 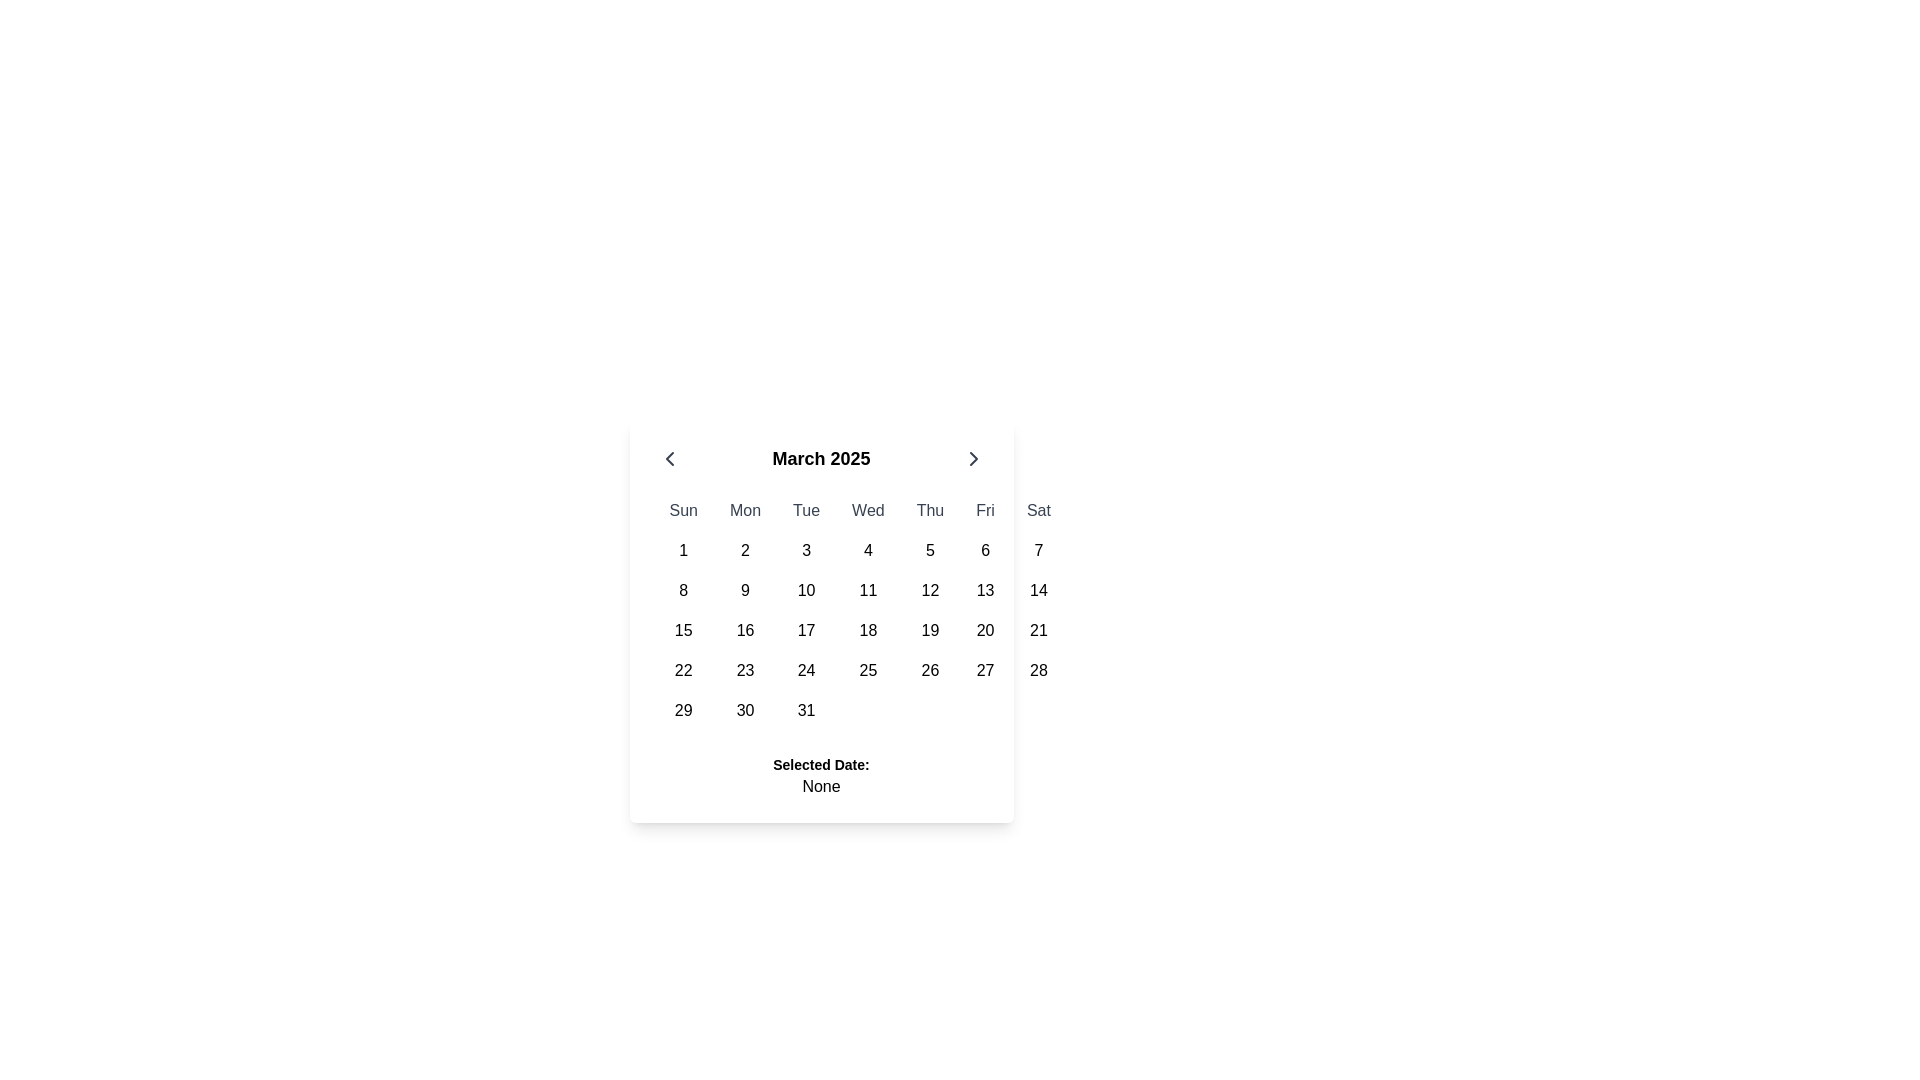 I want to click on the clickable date option displaying '16' in the second column of the third week of the March 2025 calendar, so click(x=744, y=631).